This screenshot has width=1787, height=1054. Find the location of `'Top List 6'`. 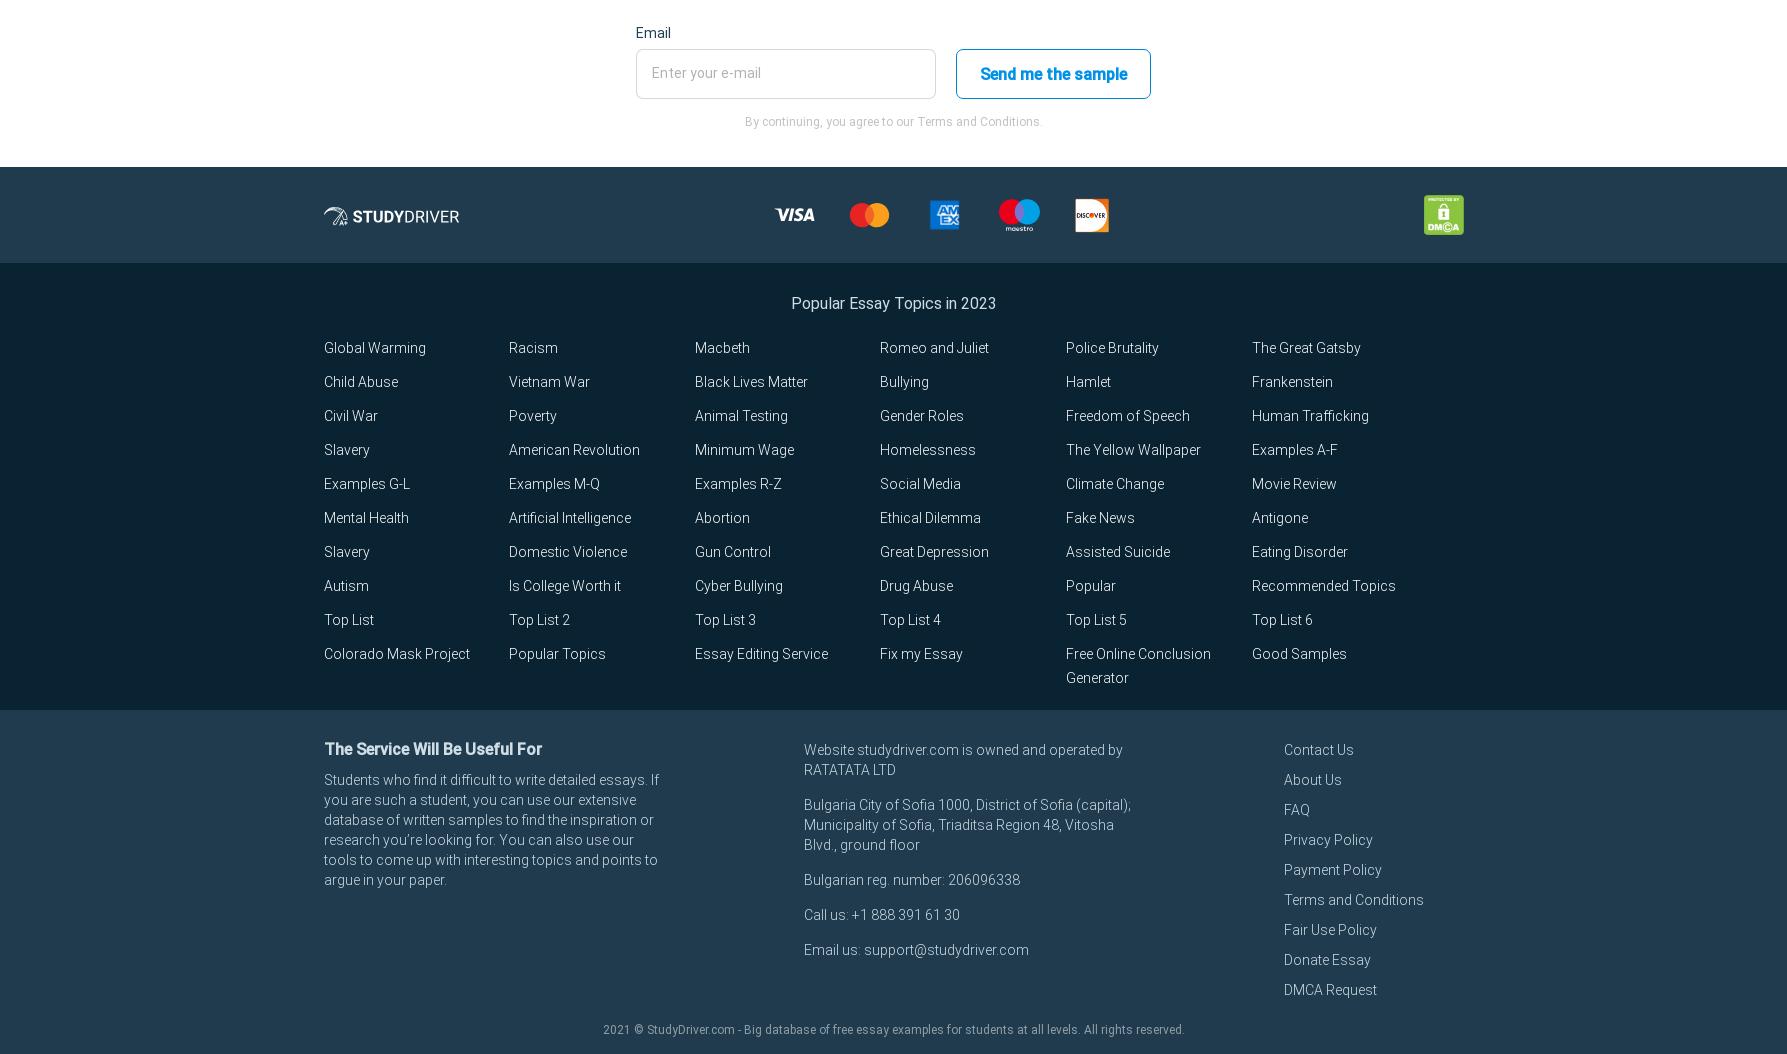

'Top List 6' is located at coordinates (1280, 618).